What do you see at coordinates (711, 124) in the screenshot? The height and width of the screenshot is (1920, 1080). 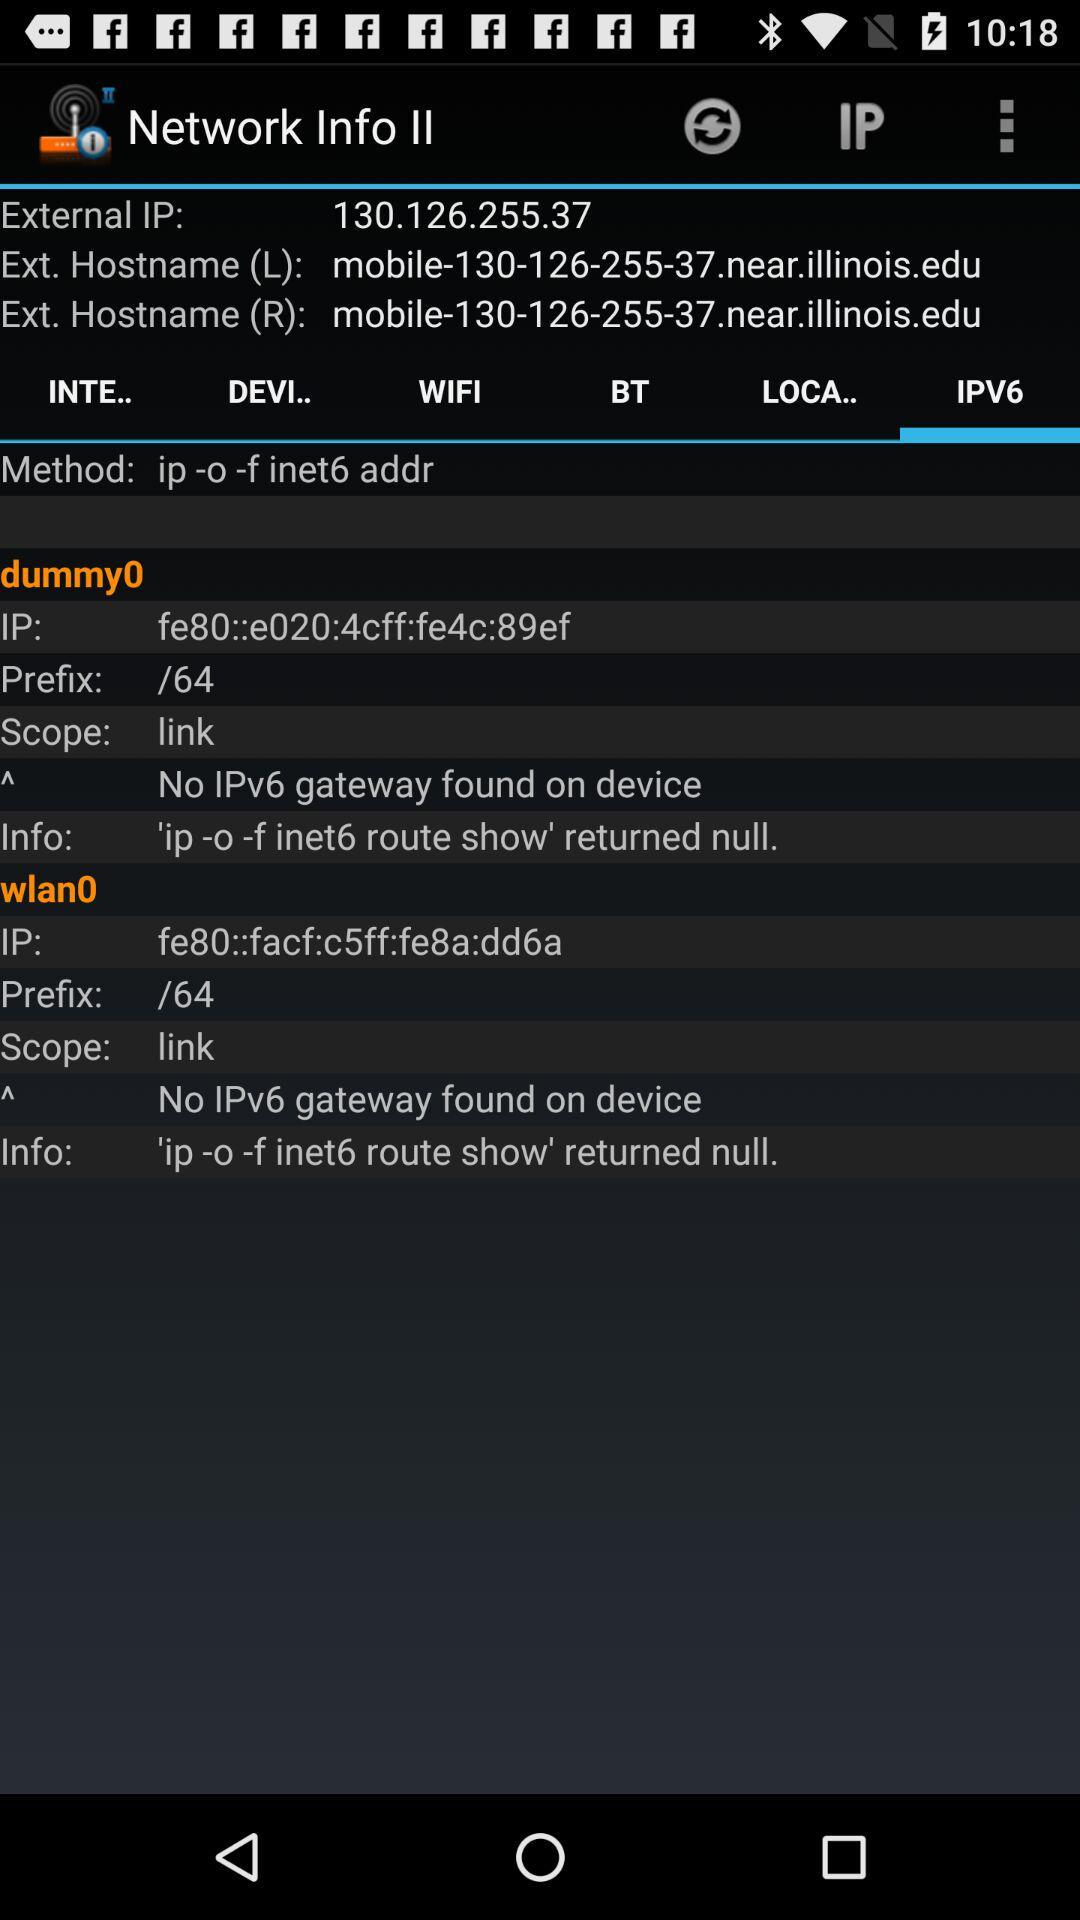 I see `app above 130 126 255` at bounding box center [711, 124].